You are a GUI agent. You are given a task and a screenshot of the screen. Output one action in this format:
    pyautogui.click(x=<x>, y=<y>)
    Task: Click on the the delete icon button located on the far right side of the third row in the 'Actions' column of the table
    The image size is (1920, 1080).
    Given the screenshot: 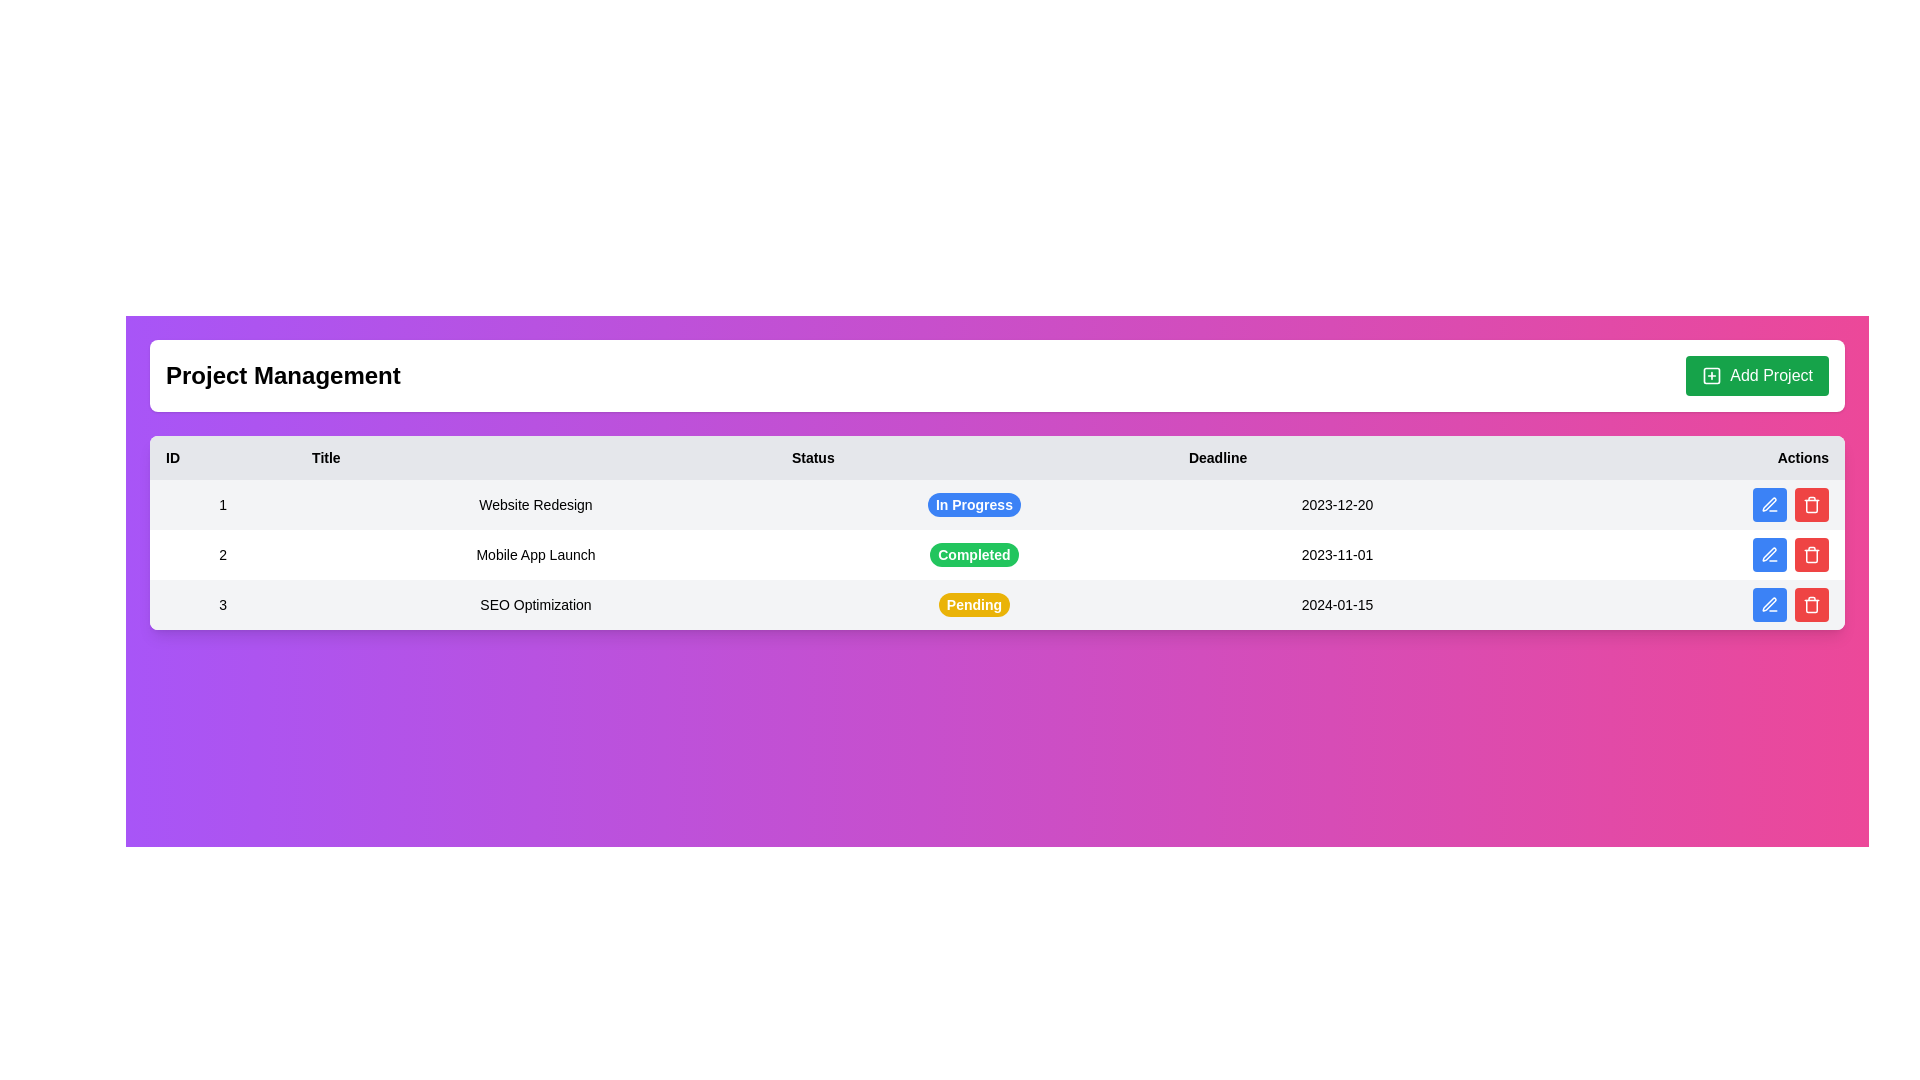 What is the action you would take?
    pyautogui.click(x=1811, y=604)
    